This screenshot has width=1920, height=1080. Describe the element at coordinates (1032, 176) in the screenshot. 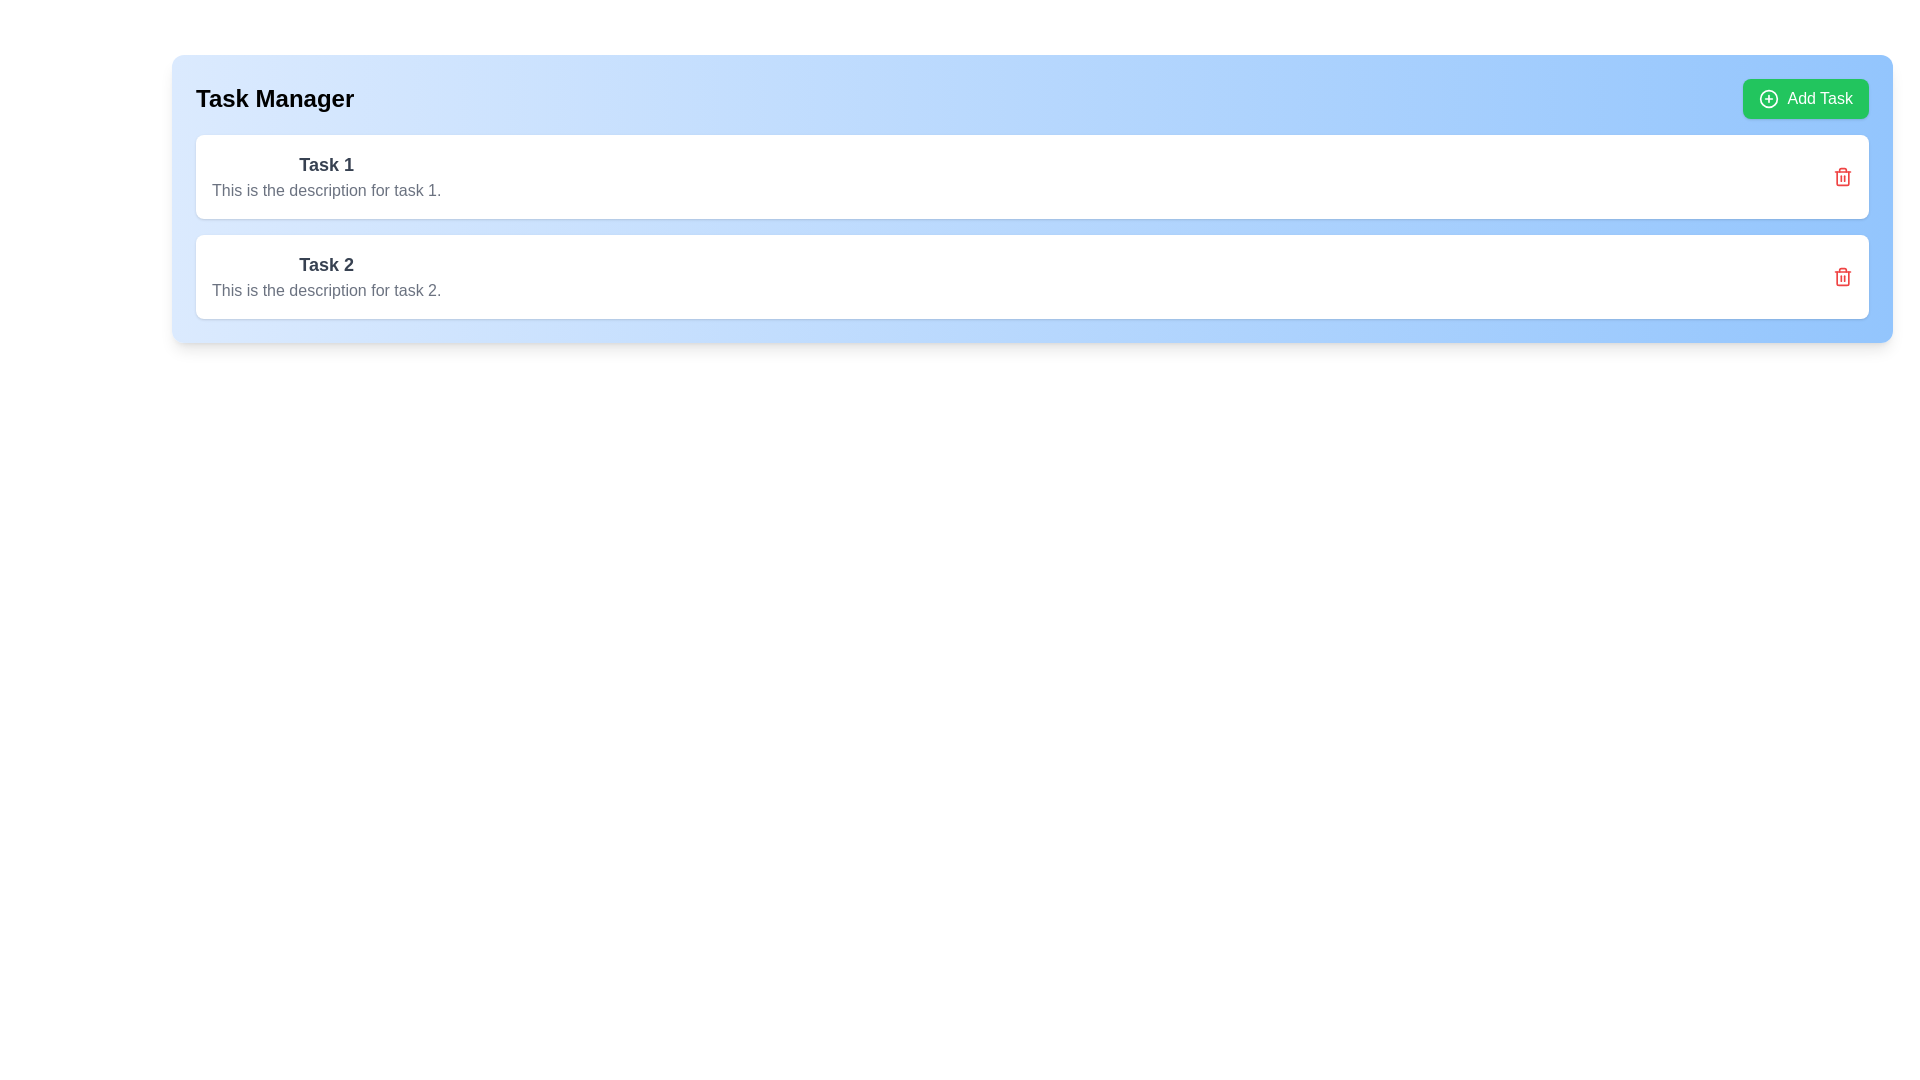

I see `the first task card in the list, which displays the task details above the card titled 'Task 2'` at that location.